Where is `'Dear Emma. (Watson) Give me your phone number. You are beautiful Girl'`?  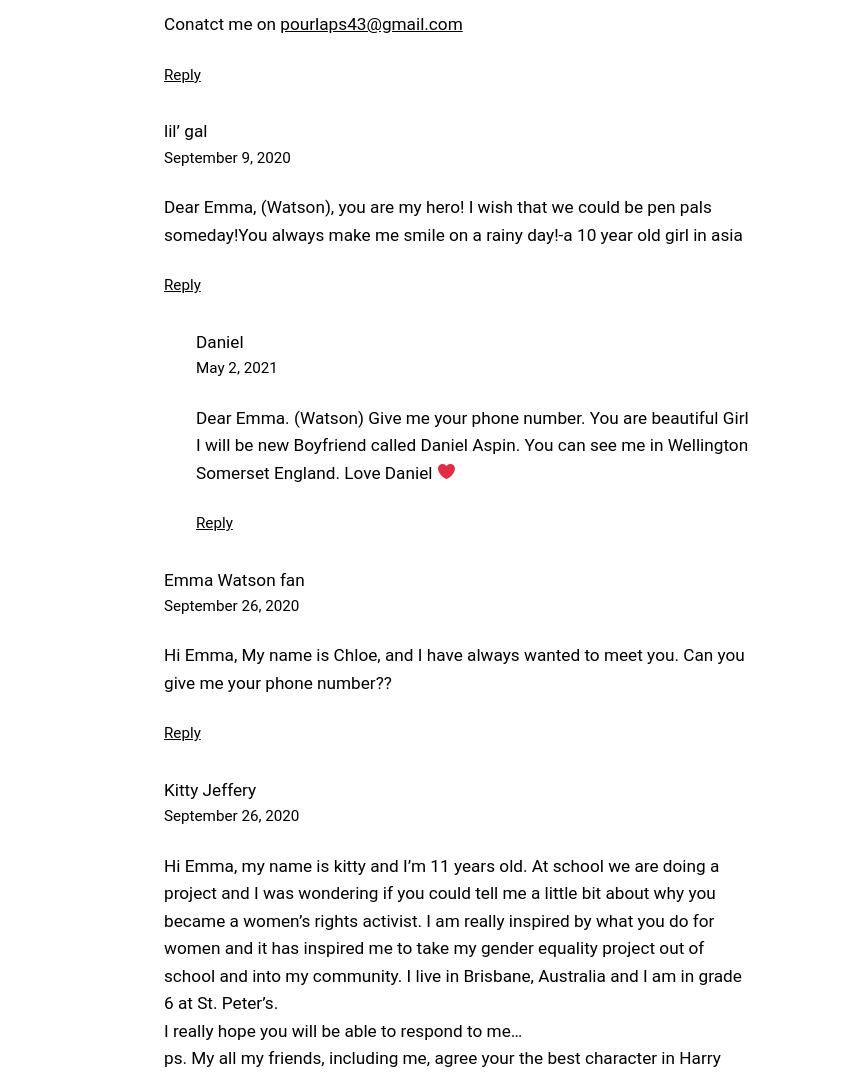 'Dear Emma. (Watson) Give me your phone number. You are beautiful Girl' is located at coordinates (195, 417).